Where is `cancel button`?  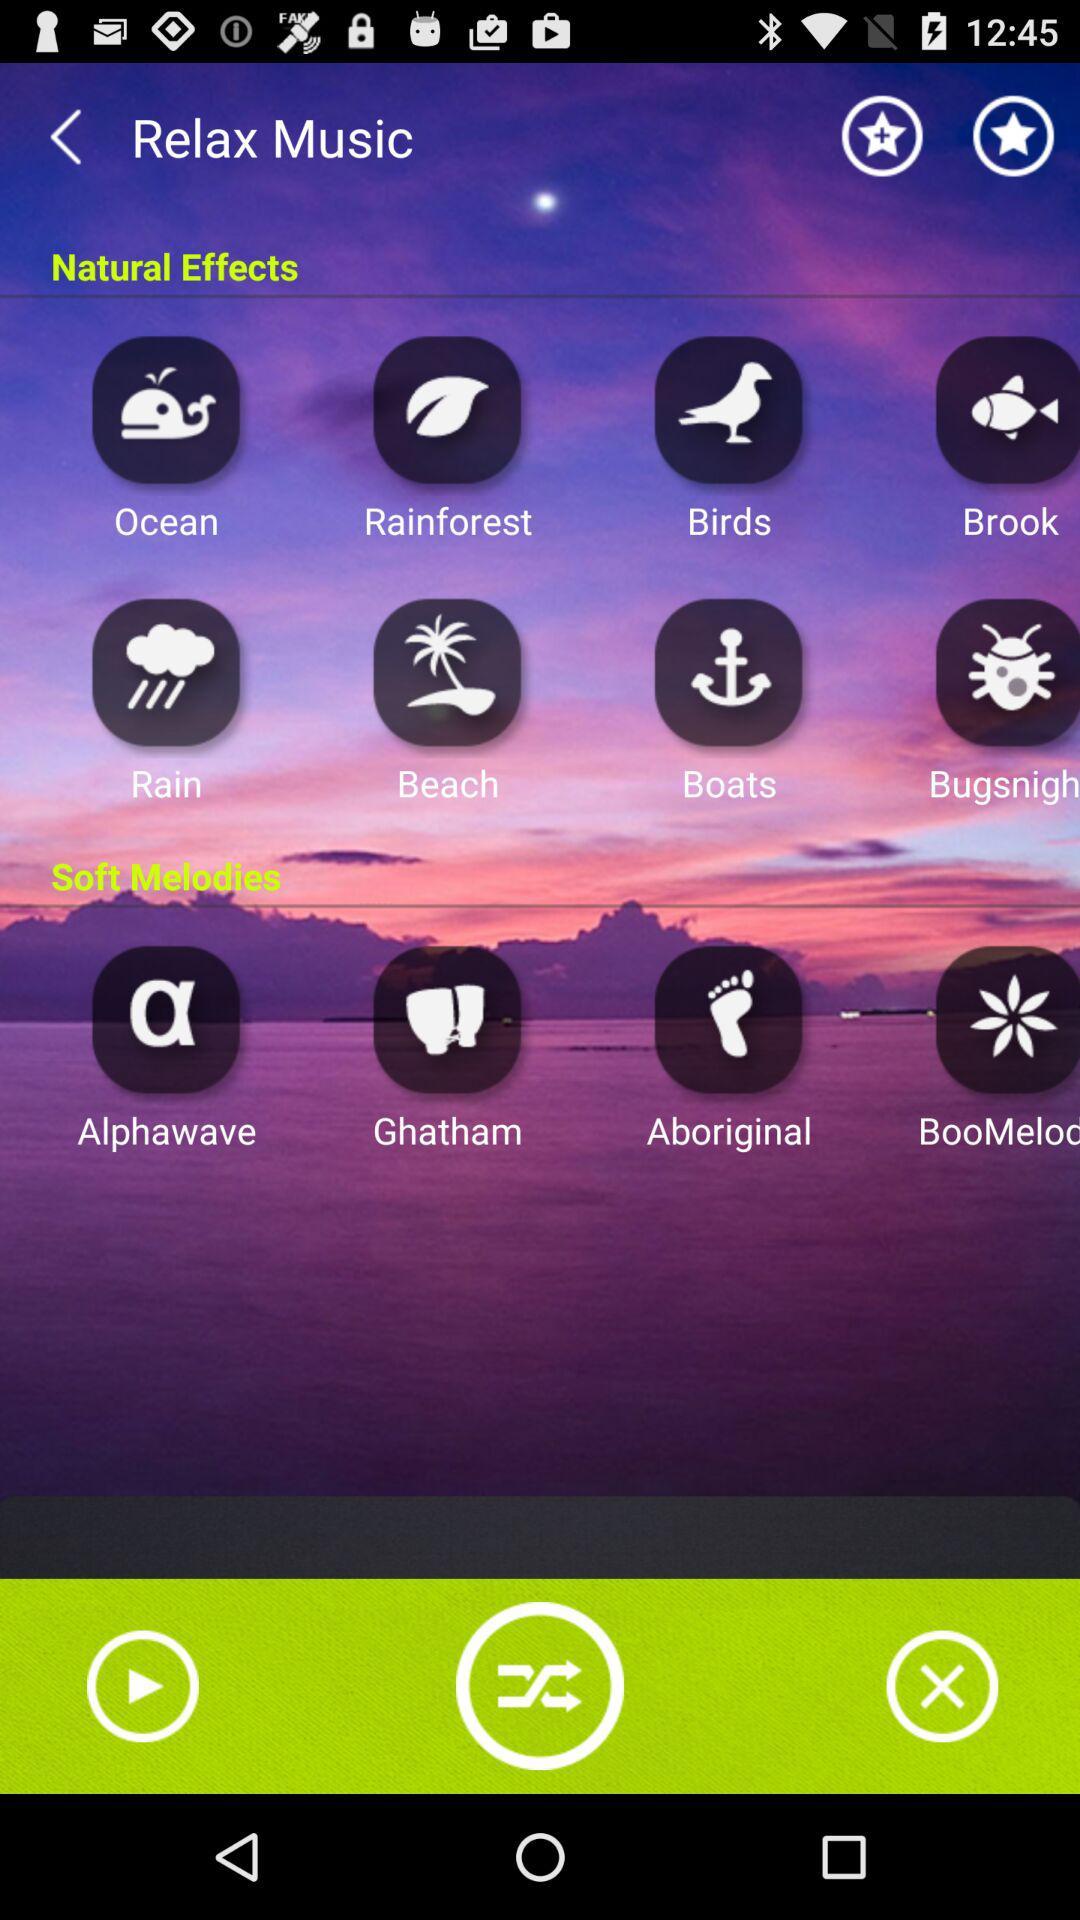 cancel button is located at coordinates (942, 1685).